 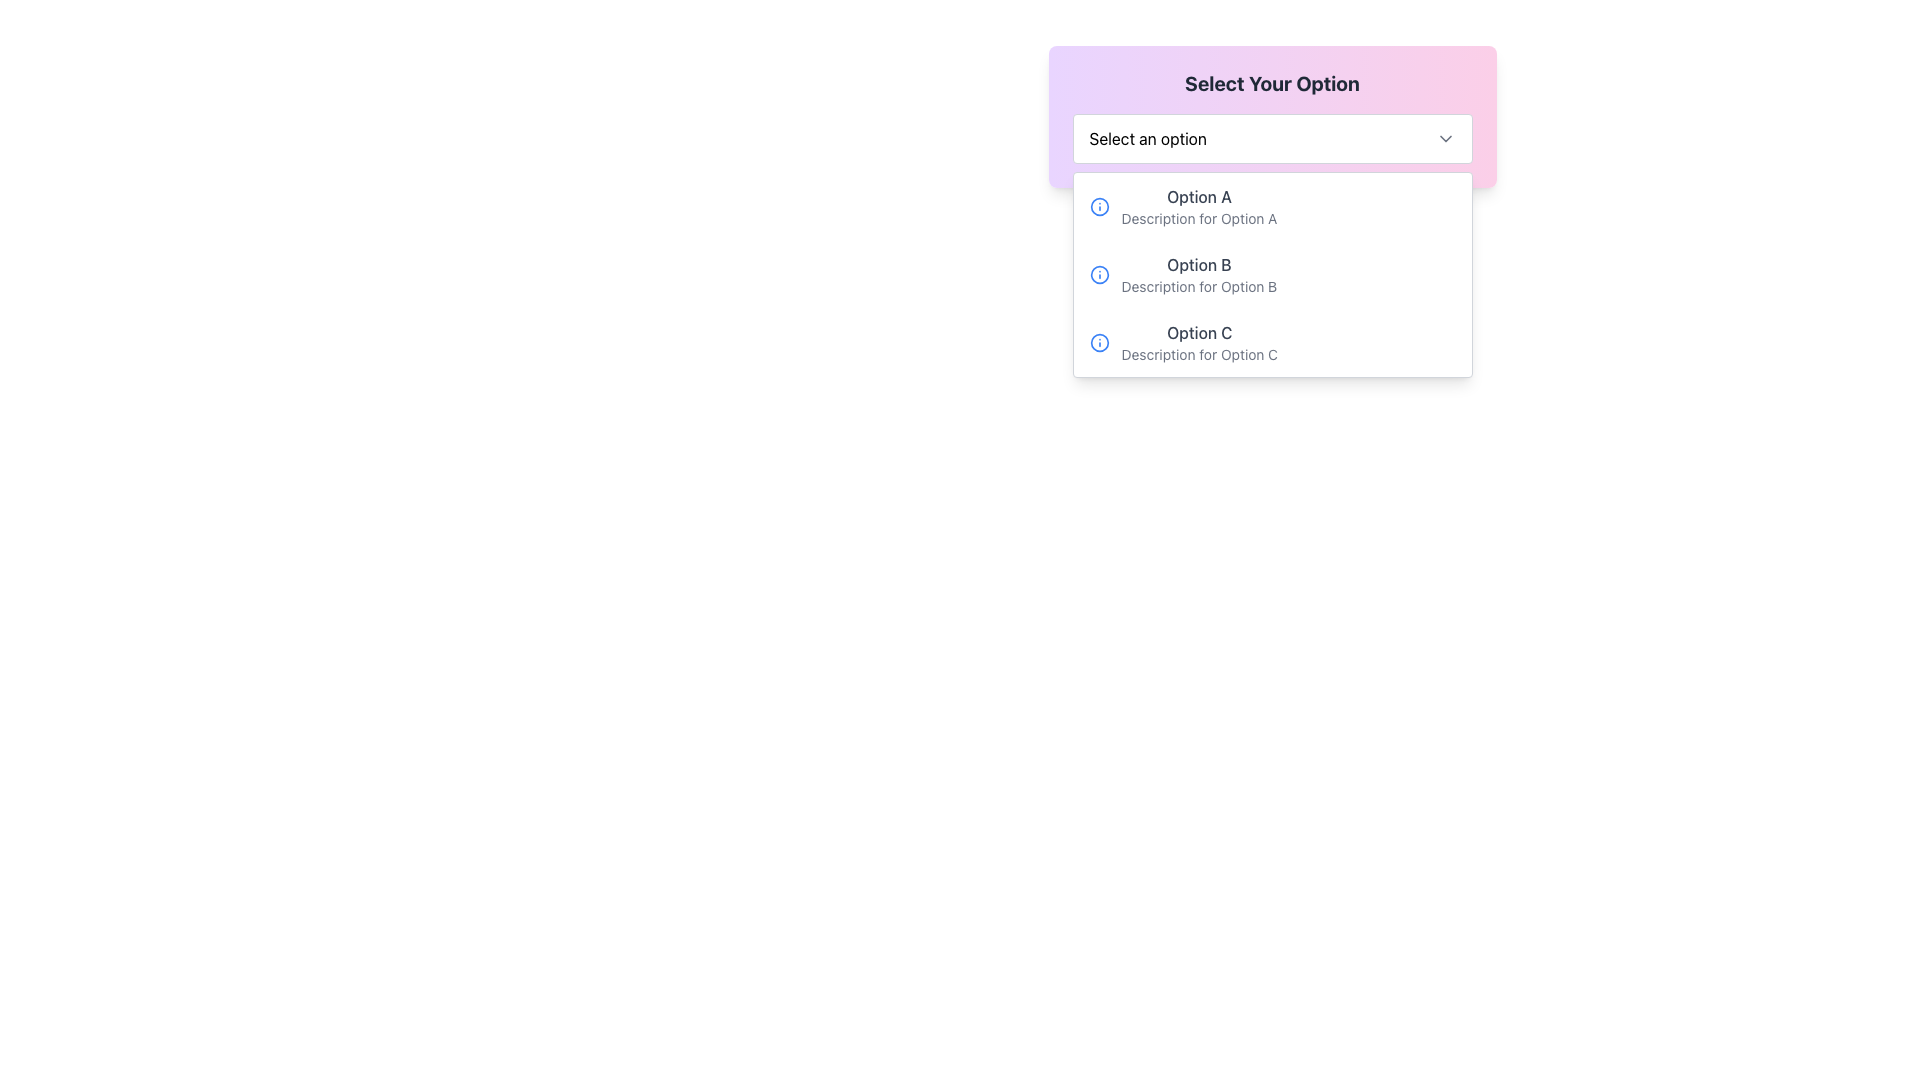 What do you see at coordinates (1271, 274) in the screenshot?
I see `selectable option labeled 'Option B' in the dropdown menu, which is the second item in the list` at bounding box center [1271, 274].